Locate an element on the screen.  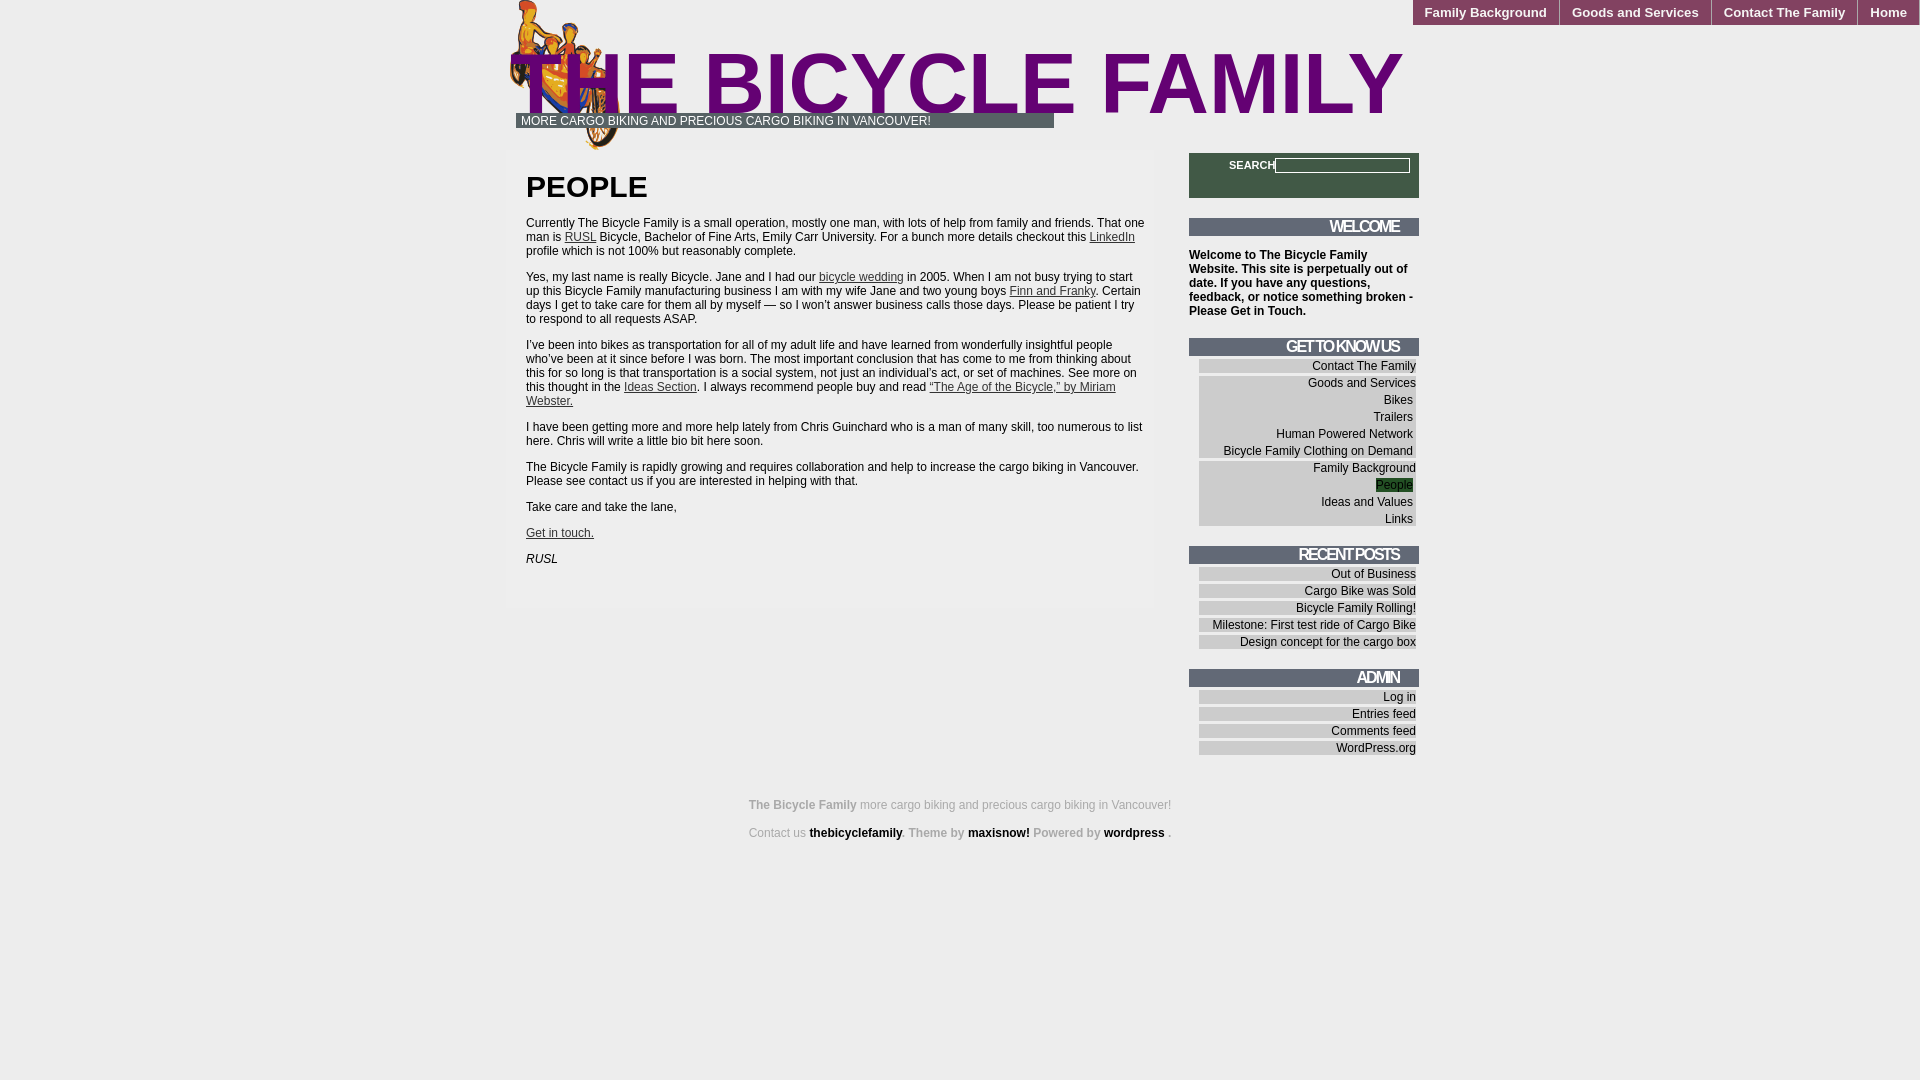
'Family Background' is located at coordinates (1363, 467).